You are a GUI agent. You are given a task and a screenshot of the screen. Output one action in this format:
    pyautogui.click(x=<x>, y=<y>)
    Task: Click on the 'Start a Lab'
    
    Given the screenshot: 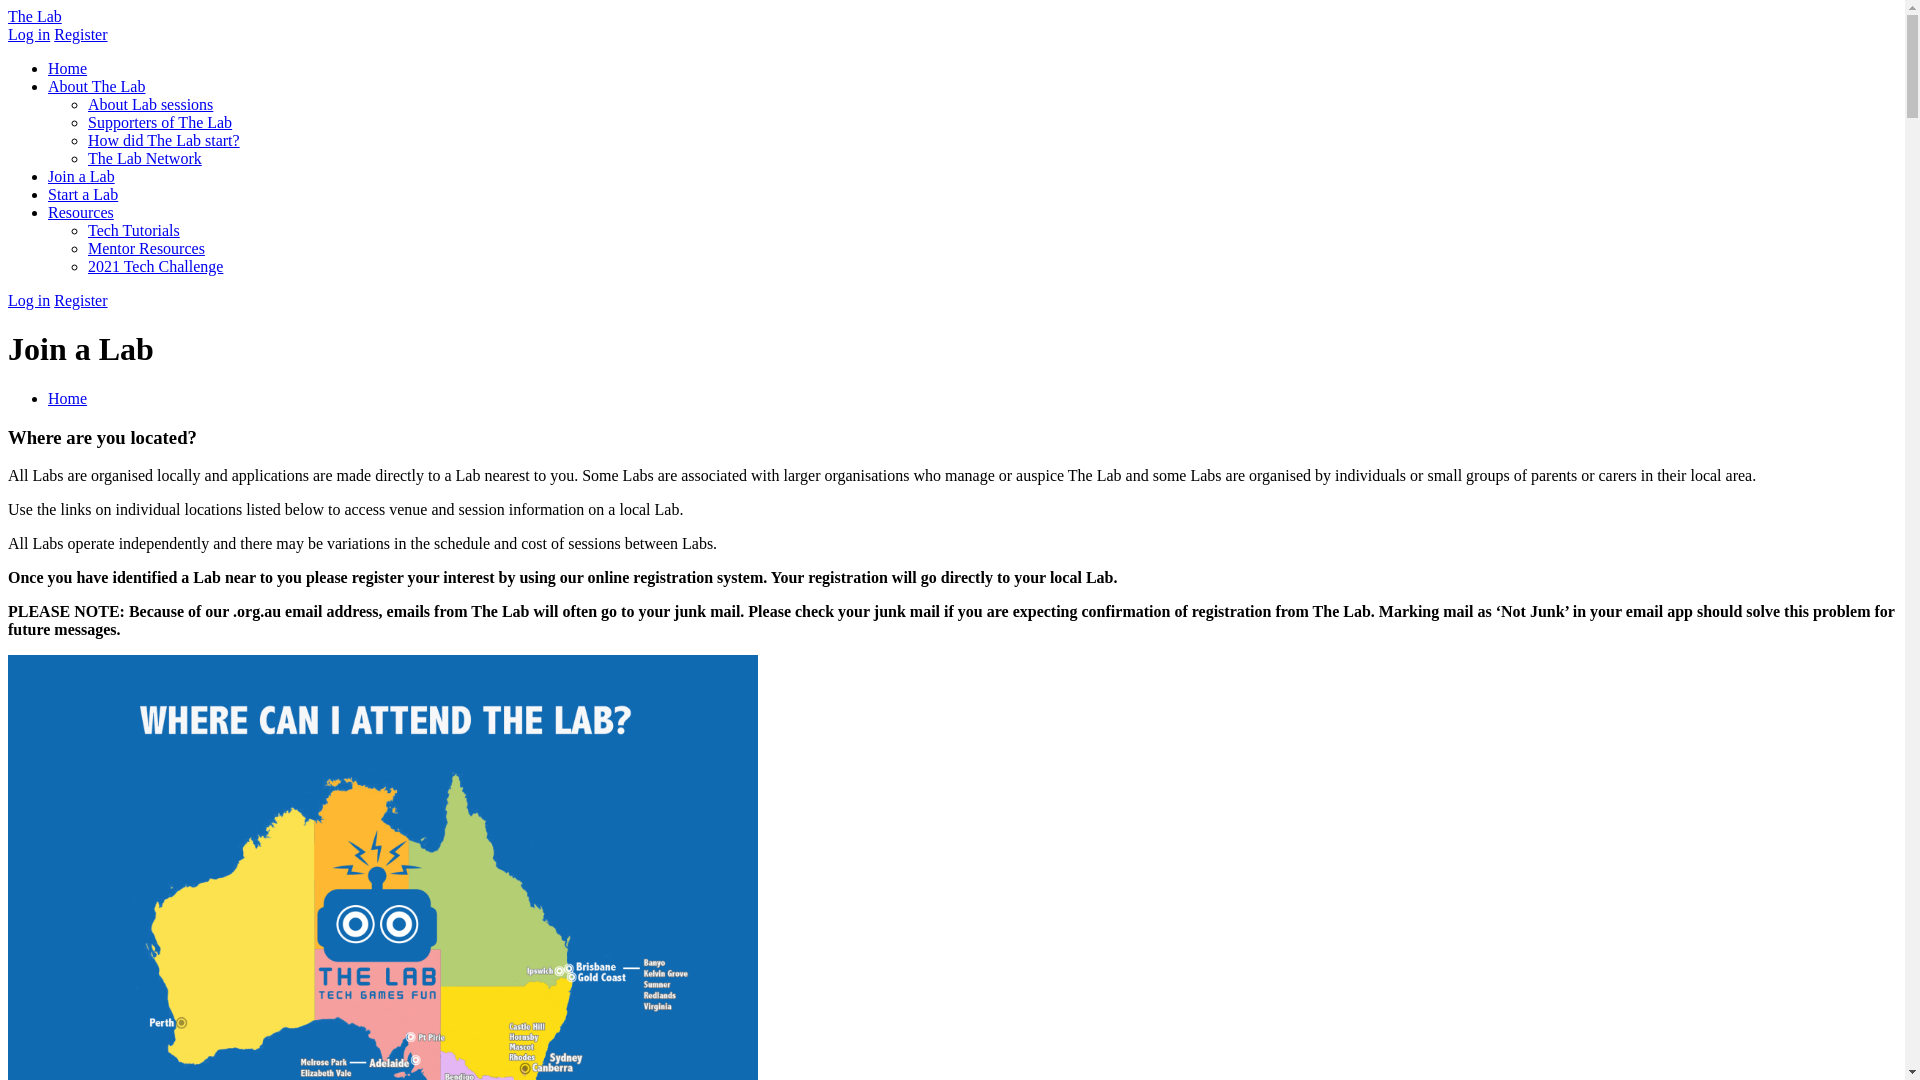 What is the action you would take?
    pyautogui.click(x=81, y=194)
    